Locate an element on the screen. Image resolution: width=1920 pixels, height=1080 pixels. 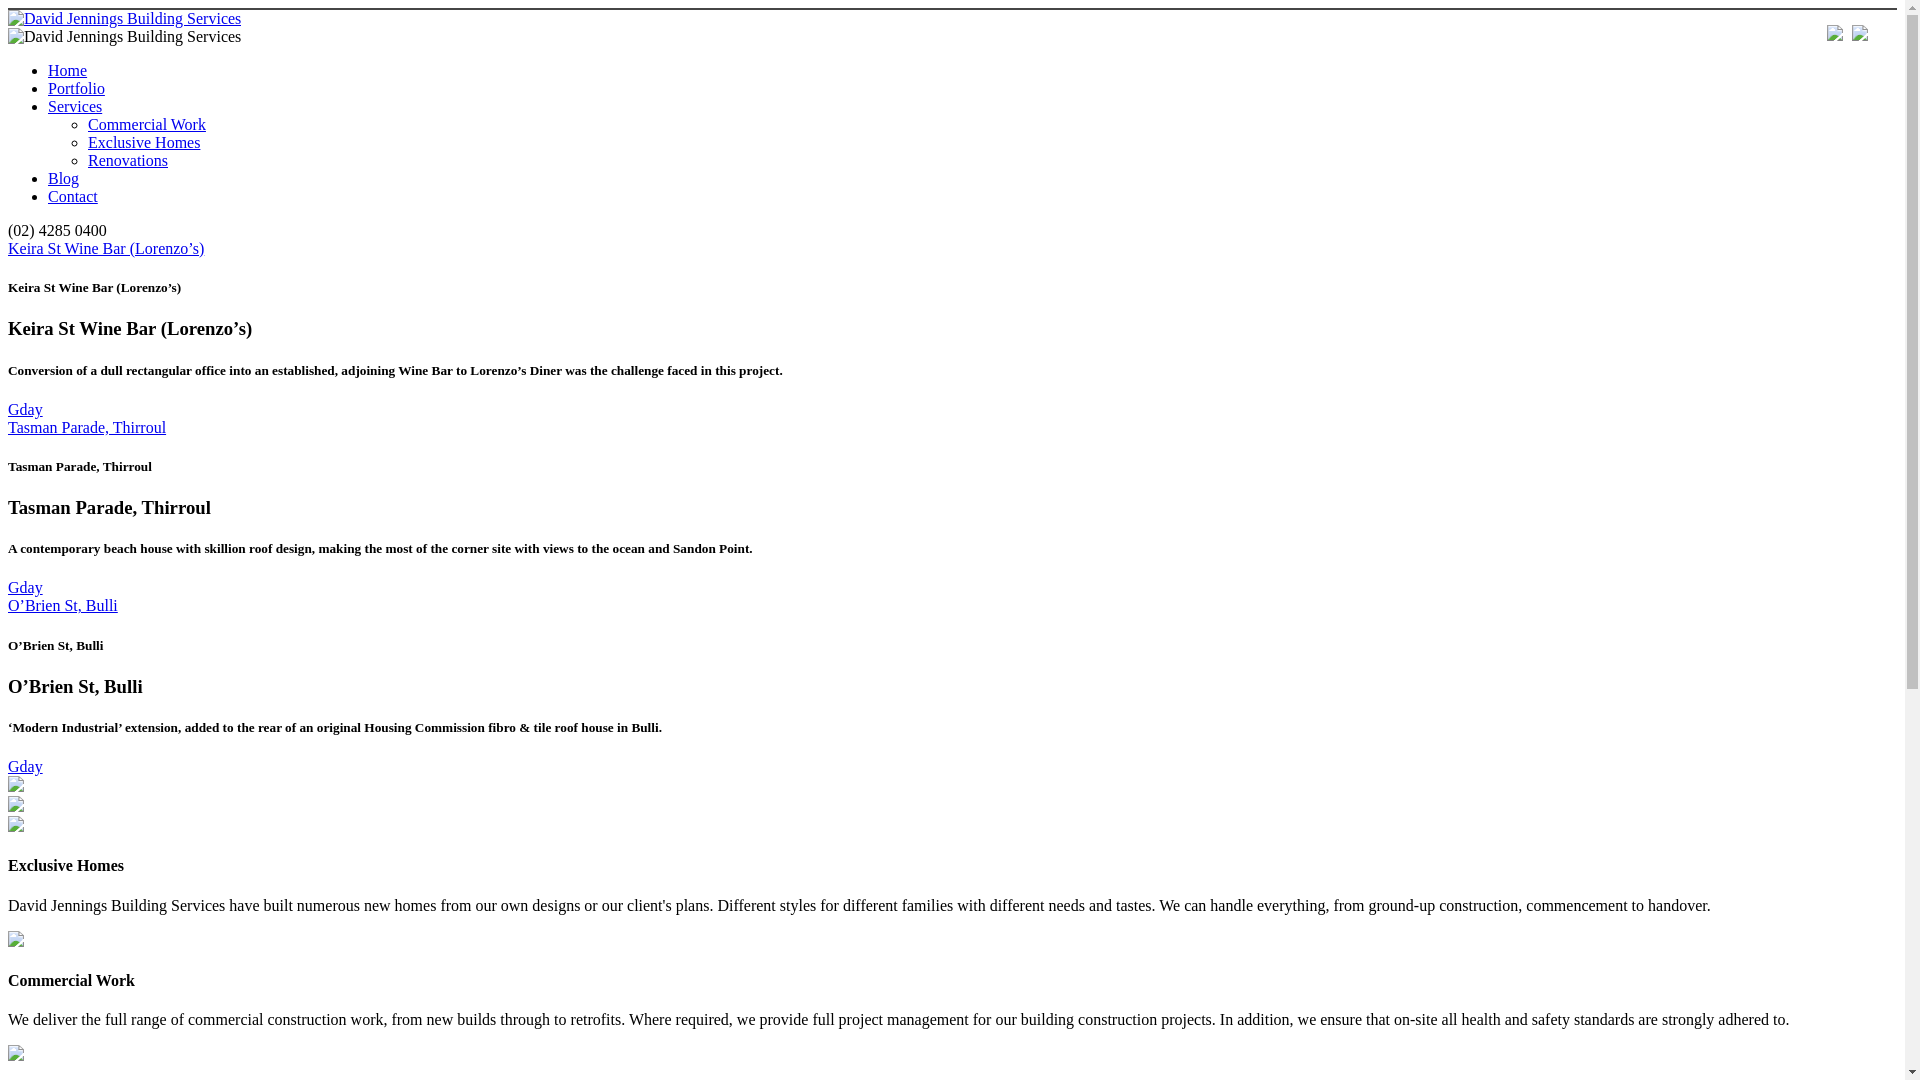
'Blog' is located at coordinates (63, 177).